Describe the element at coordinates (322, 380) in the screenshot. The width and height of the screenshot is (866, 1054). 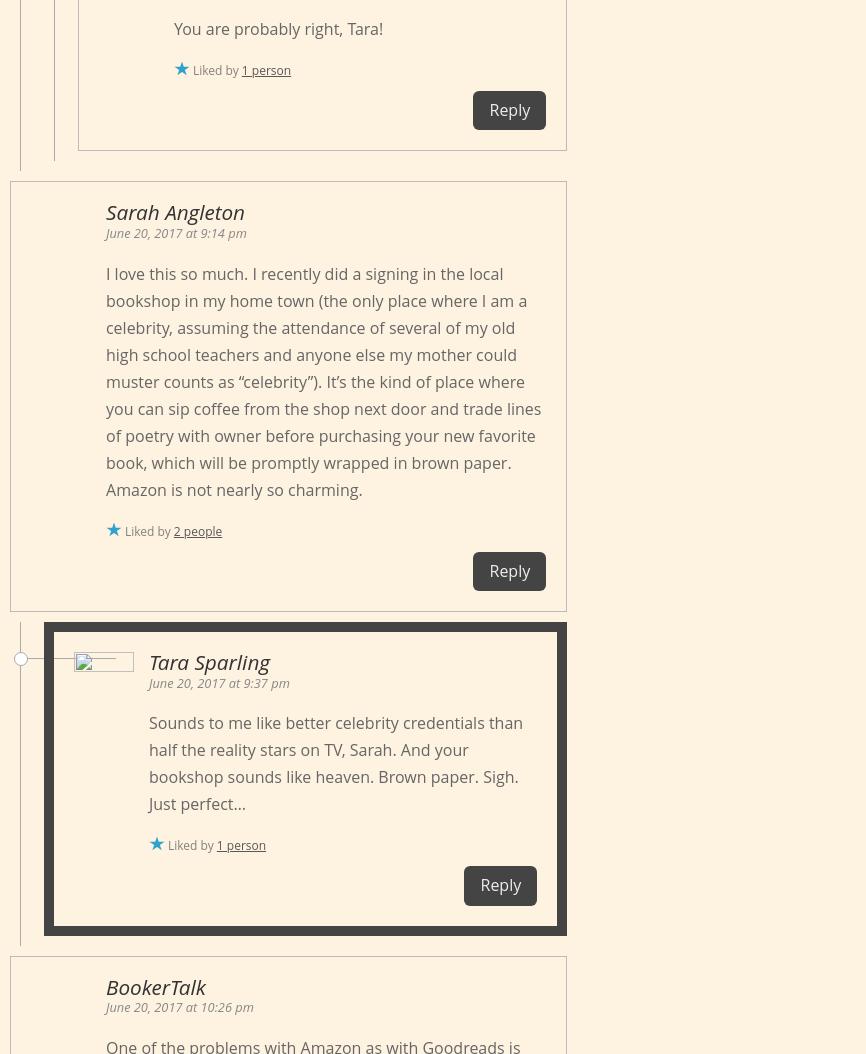
I see `'I love this so much. I recently did a signing in the local bookshop in my home town (the only place where I am a celebrity, assuming the attendance of several of my old high school teachers and anyone else my mother could muster counts as “celebrity”). It’s the kind of place where you can sip coffee from the shop next door and trade lines of poetry with owner before purchasing your new favorite book, which will be promptly wrapped in brown paper. Amazon is not nearly so charming.'` at that location.